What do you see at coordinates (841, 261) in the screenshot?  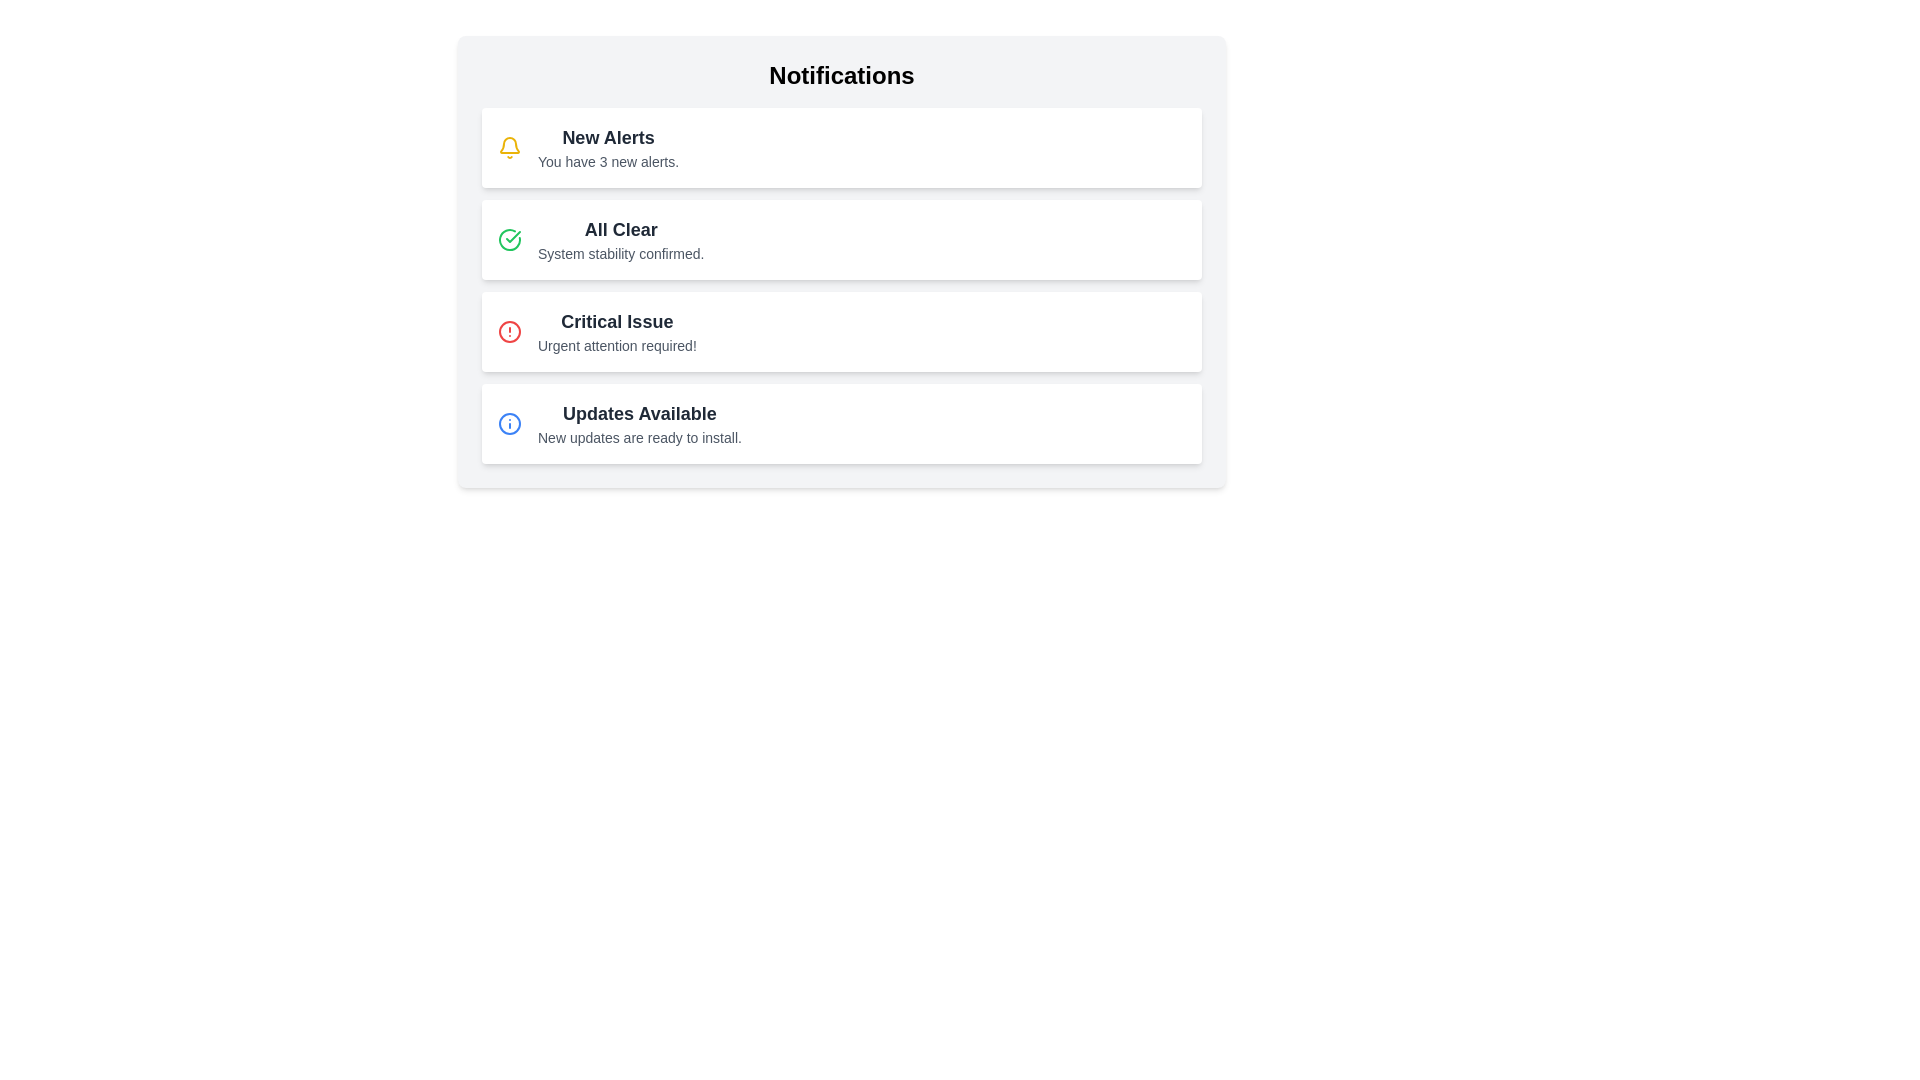 I see `the second Informational card in the notifications list, which indicates system stability, positioned below 'New Alerts' and above 'Critical Issue'` at bounding box center [841, 261].